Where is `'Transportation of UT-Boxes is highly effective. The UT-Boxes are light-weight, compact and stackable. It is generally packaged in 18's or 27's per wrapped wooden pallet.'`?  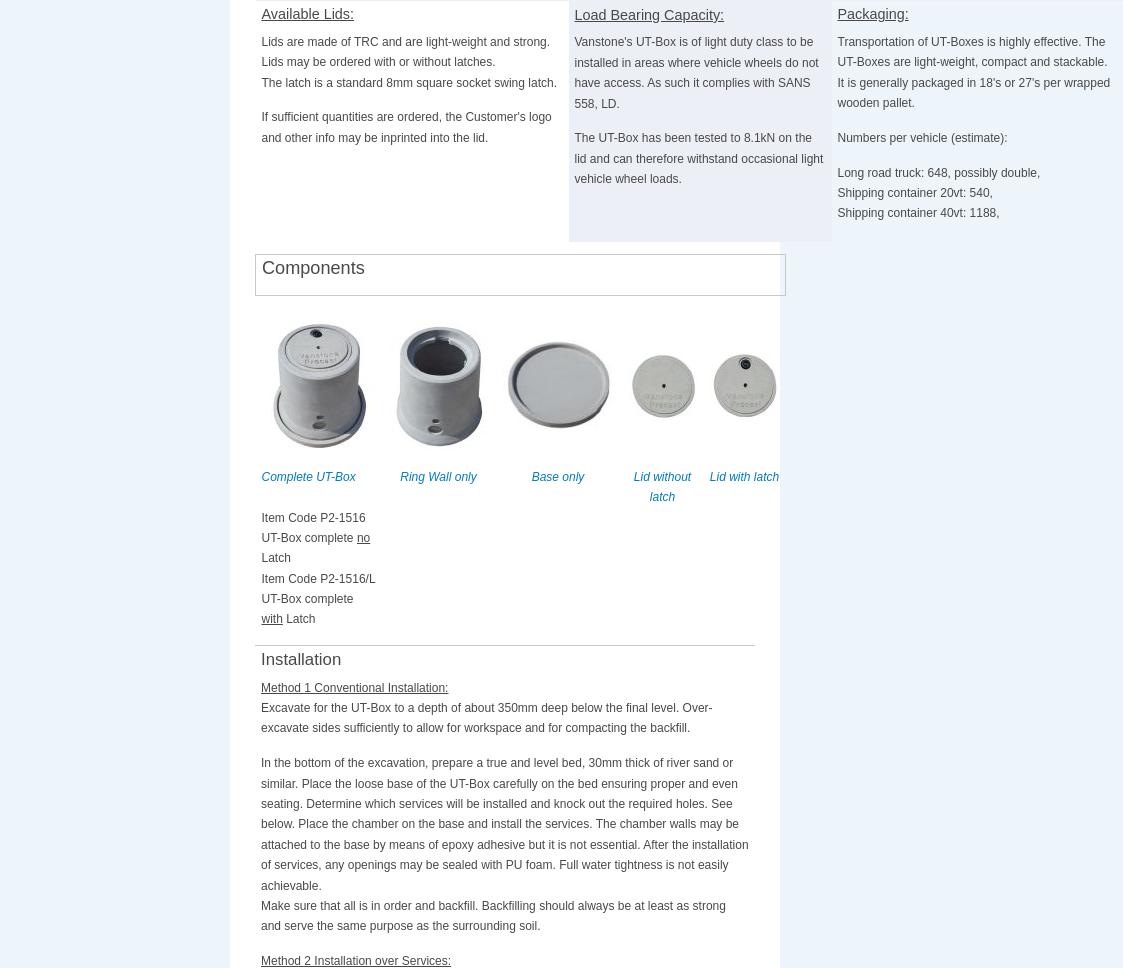 'Transportation of UT-Boxes is highly effective. The UT-Boxes are light-weight, compact and stackable. It is generally packaged in 18's or 27's per wrapped wooden pallet.' is located at coordinates (973, 71).